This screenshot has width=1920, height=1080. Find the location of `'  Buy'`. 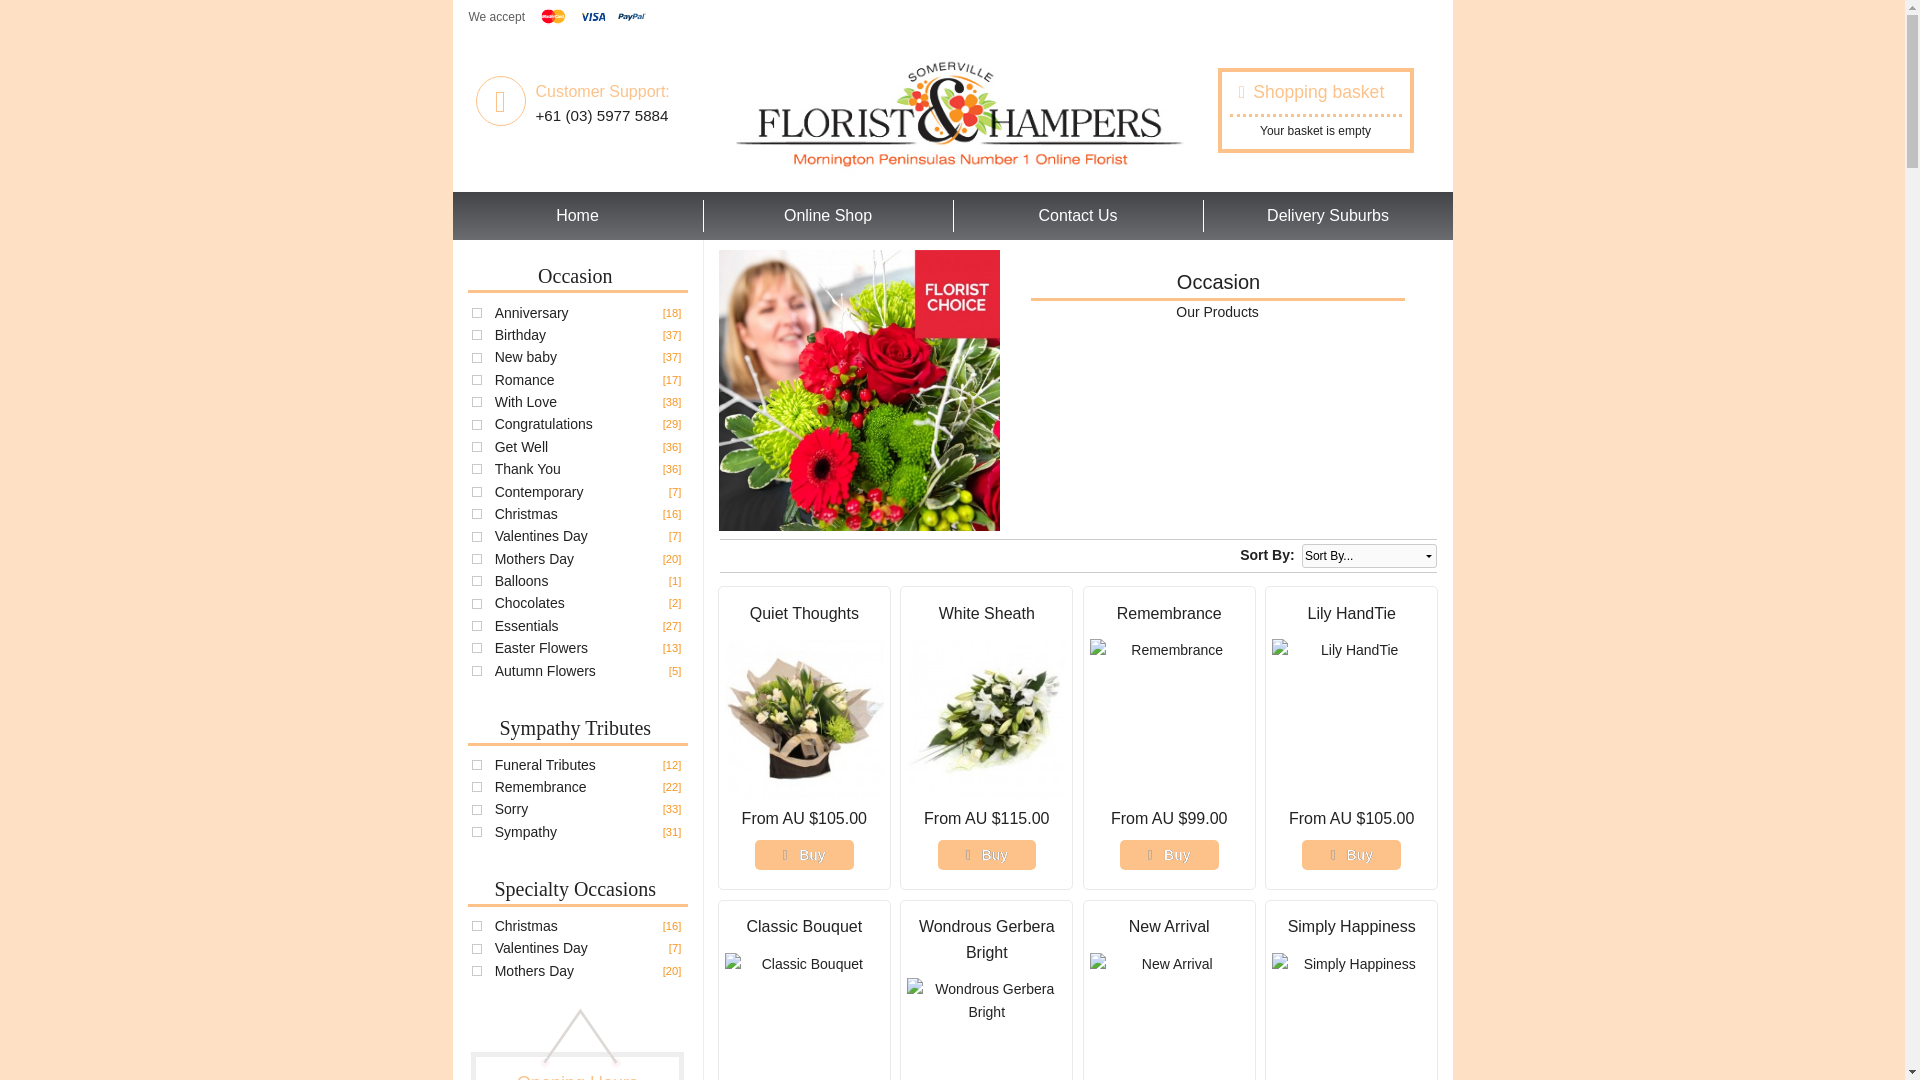

'  Buy' is located at coordinates (936, 855).